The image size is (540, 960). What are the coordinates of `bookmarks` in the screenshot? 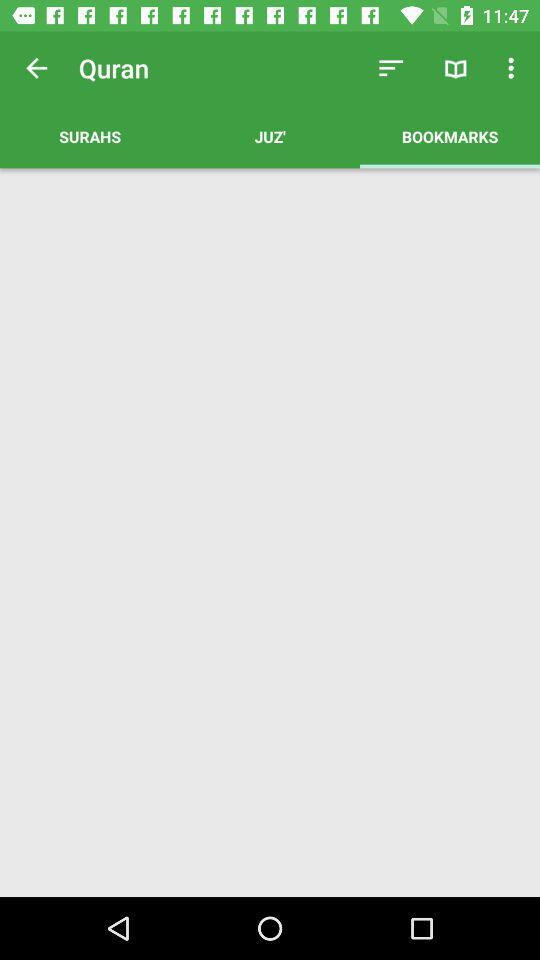 It's located at (449, 135).